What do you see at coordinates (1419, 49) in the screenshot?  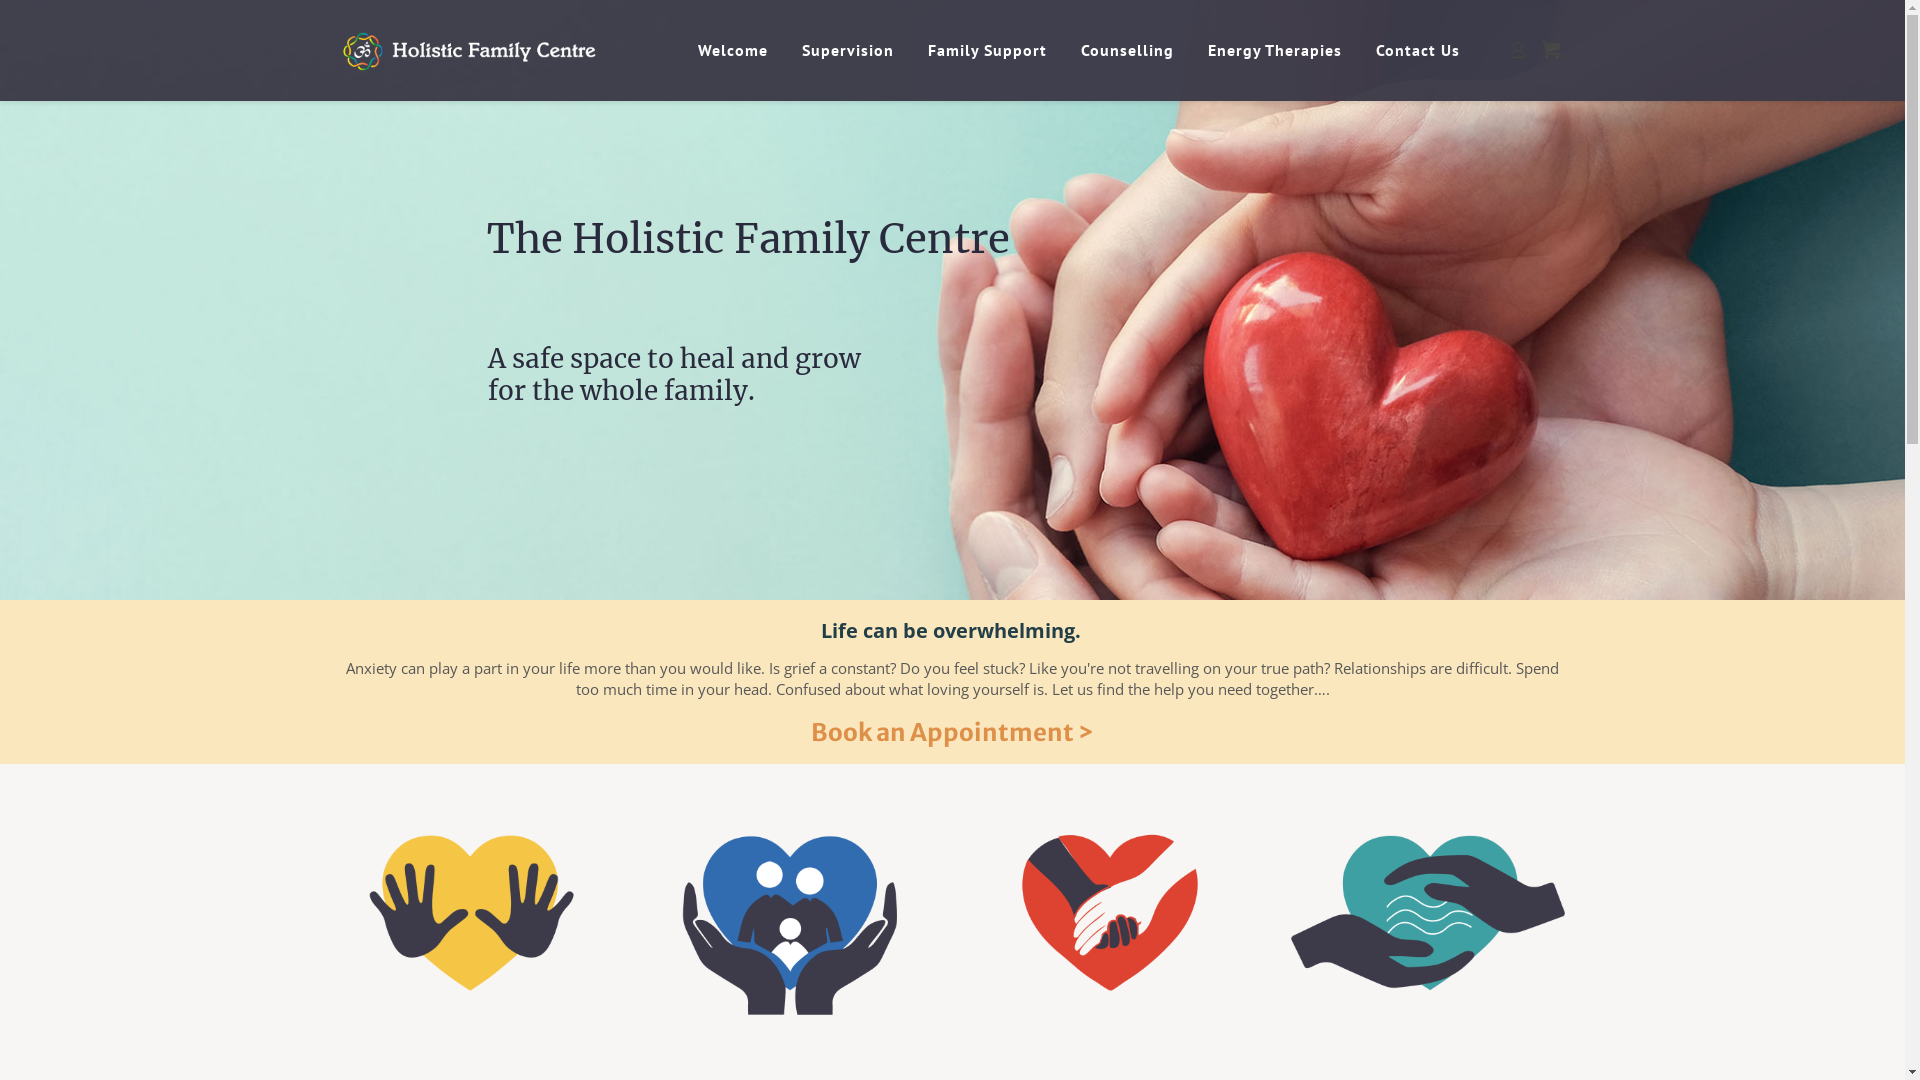 I see `'Contact Us'` at bounding box center [1419, 49].